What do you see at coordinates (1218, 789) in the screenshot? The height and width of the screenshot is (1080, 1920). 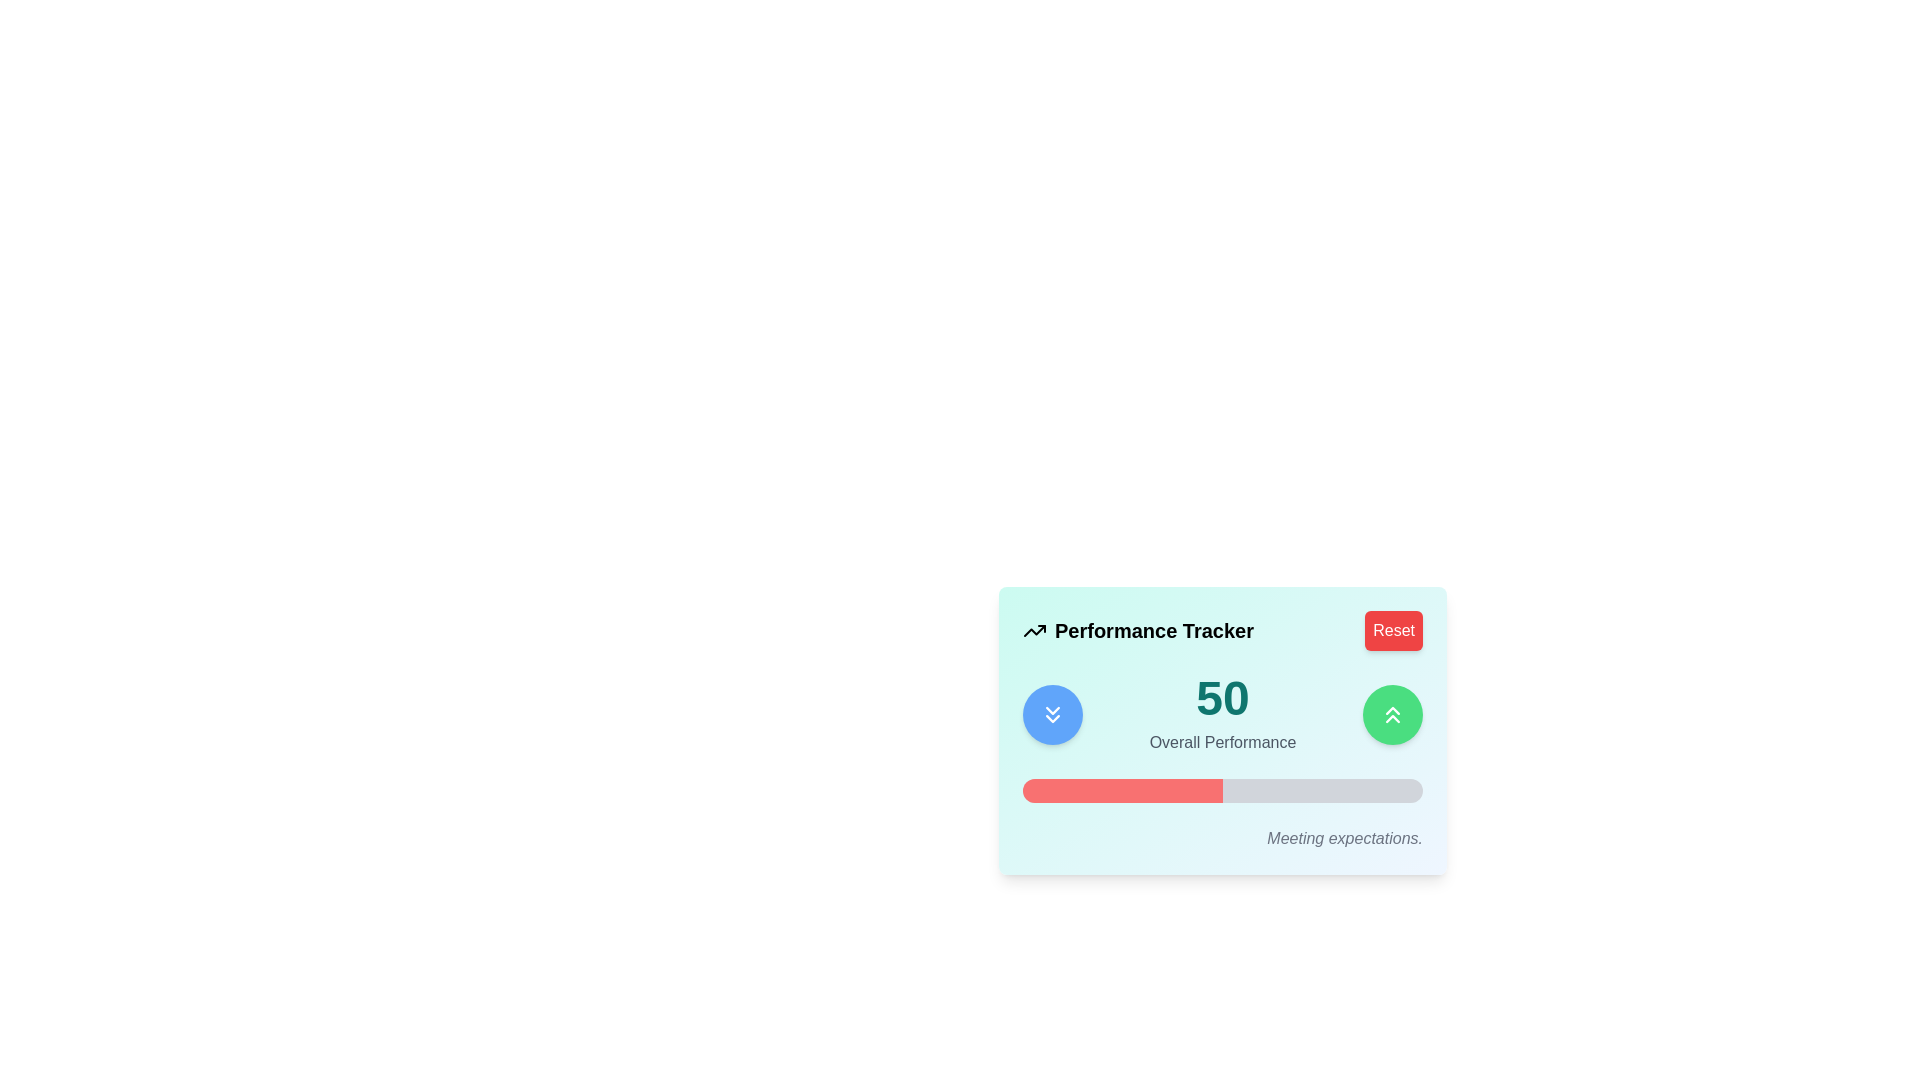 I see `performance level` at bounding box center [1218, 789].